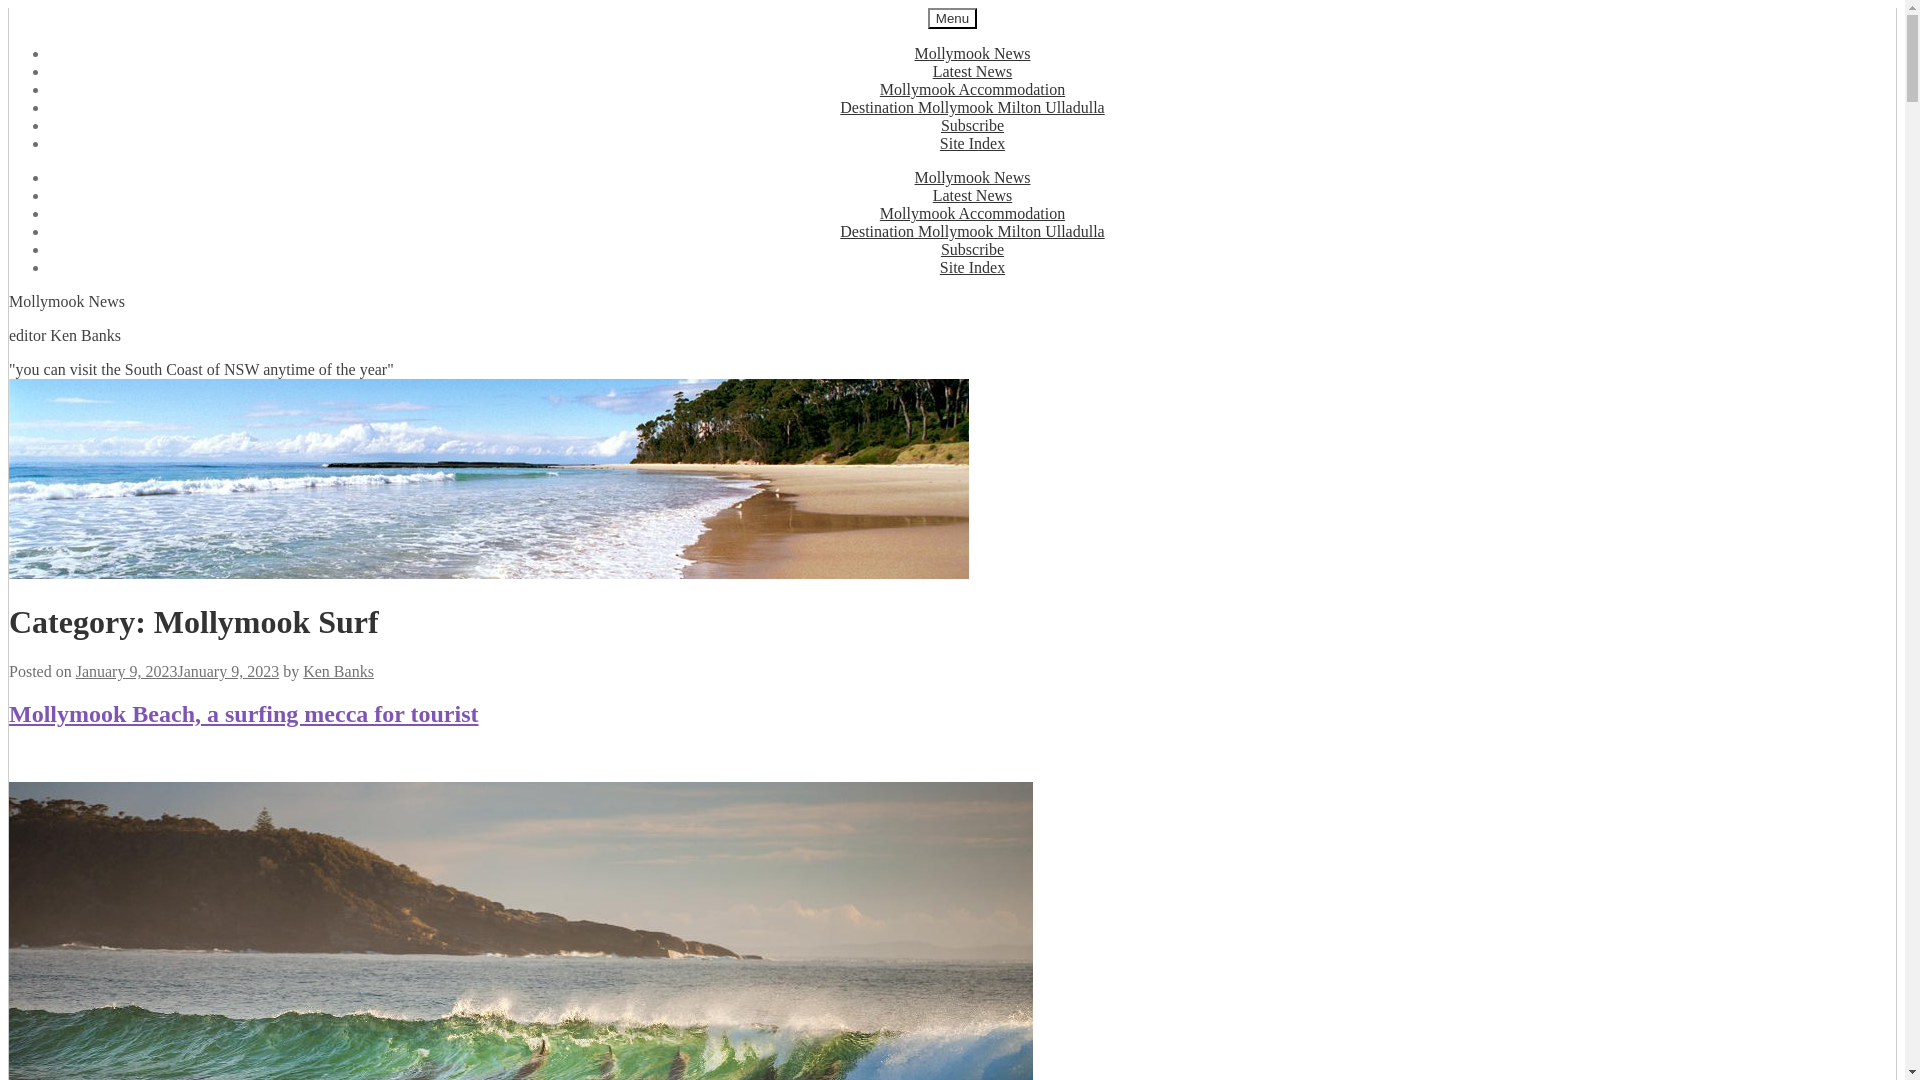 This screenshot has width=1920, height=1080. I want to click on 'January 9, 2023January 9, 2023', so click(177, 671).